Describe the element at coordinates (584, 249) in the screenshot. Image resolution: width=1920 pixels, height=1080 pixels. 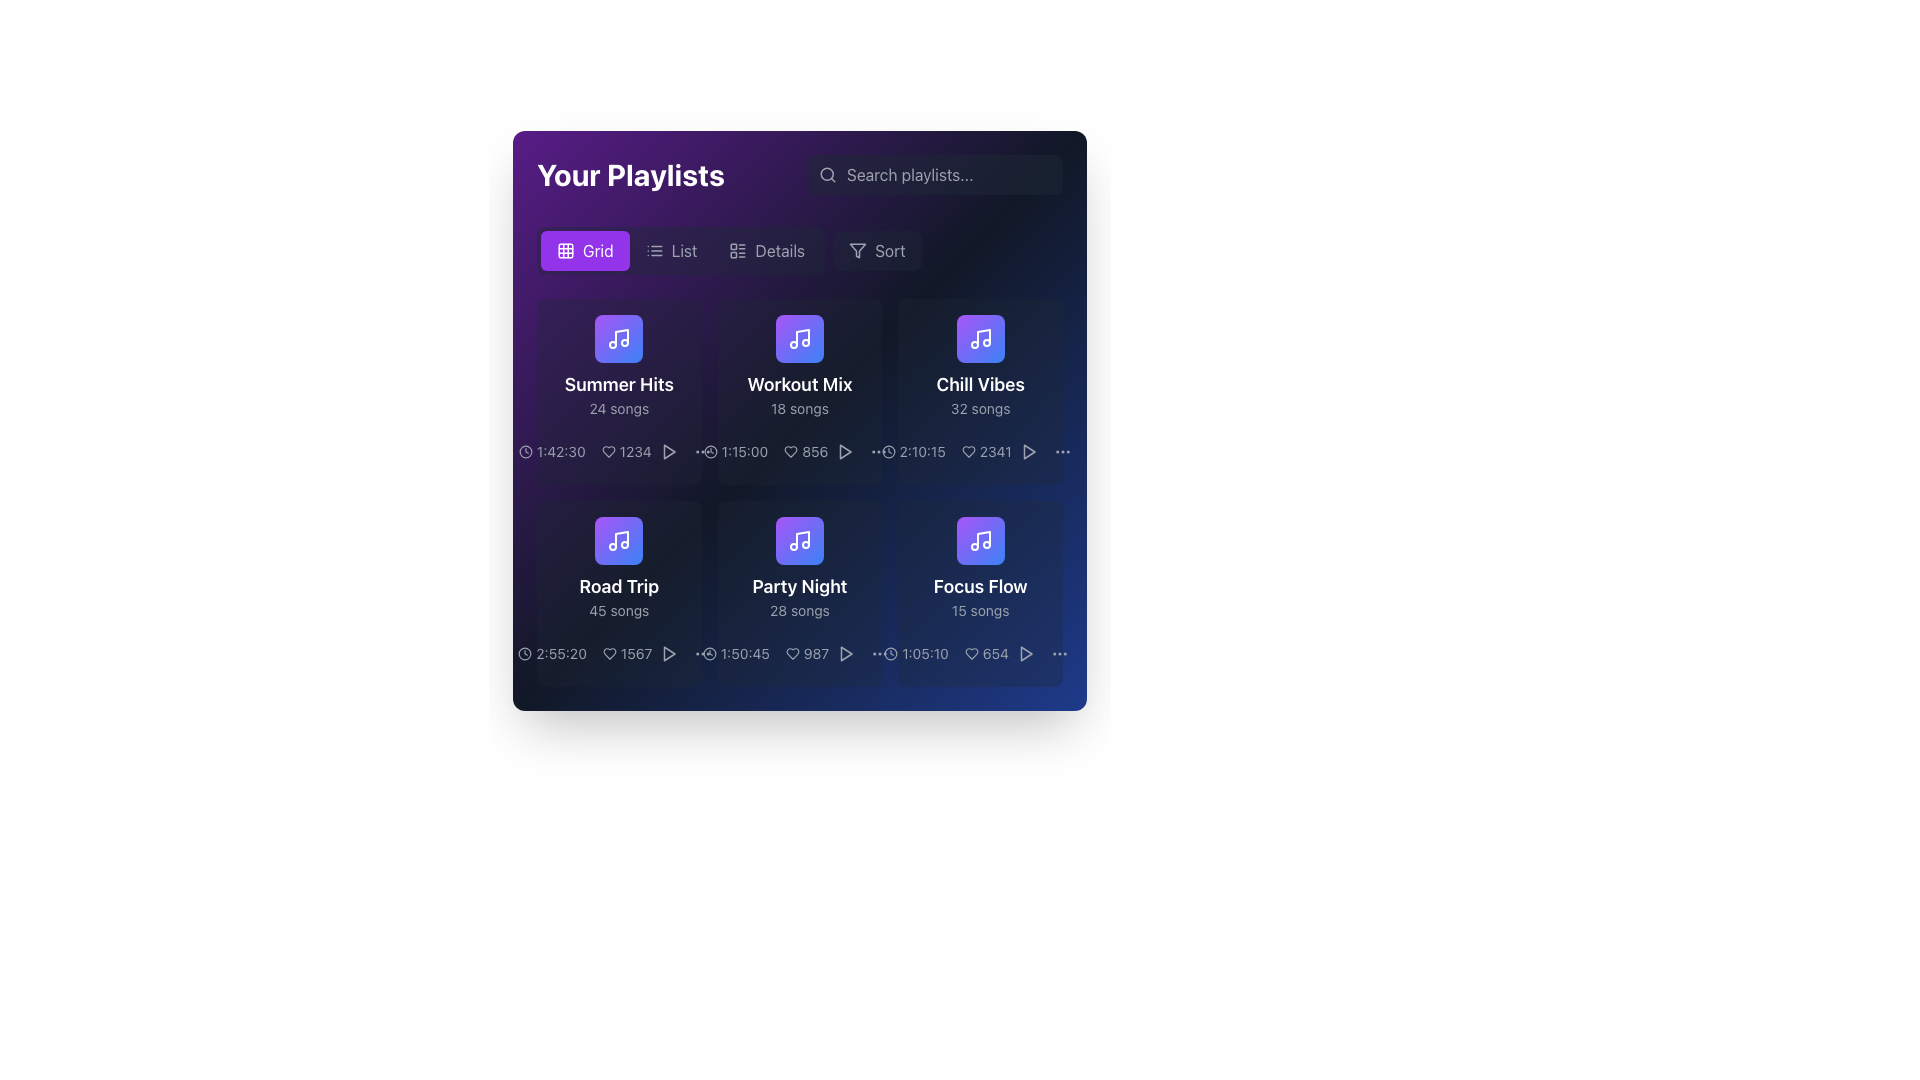
I see `the rectangular button with a purple background and white text reading 'Grid'` at that location.